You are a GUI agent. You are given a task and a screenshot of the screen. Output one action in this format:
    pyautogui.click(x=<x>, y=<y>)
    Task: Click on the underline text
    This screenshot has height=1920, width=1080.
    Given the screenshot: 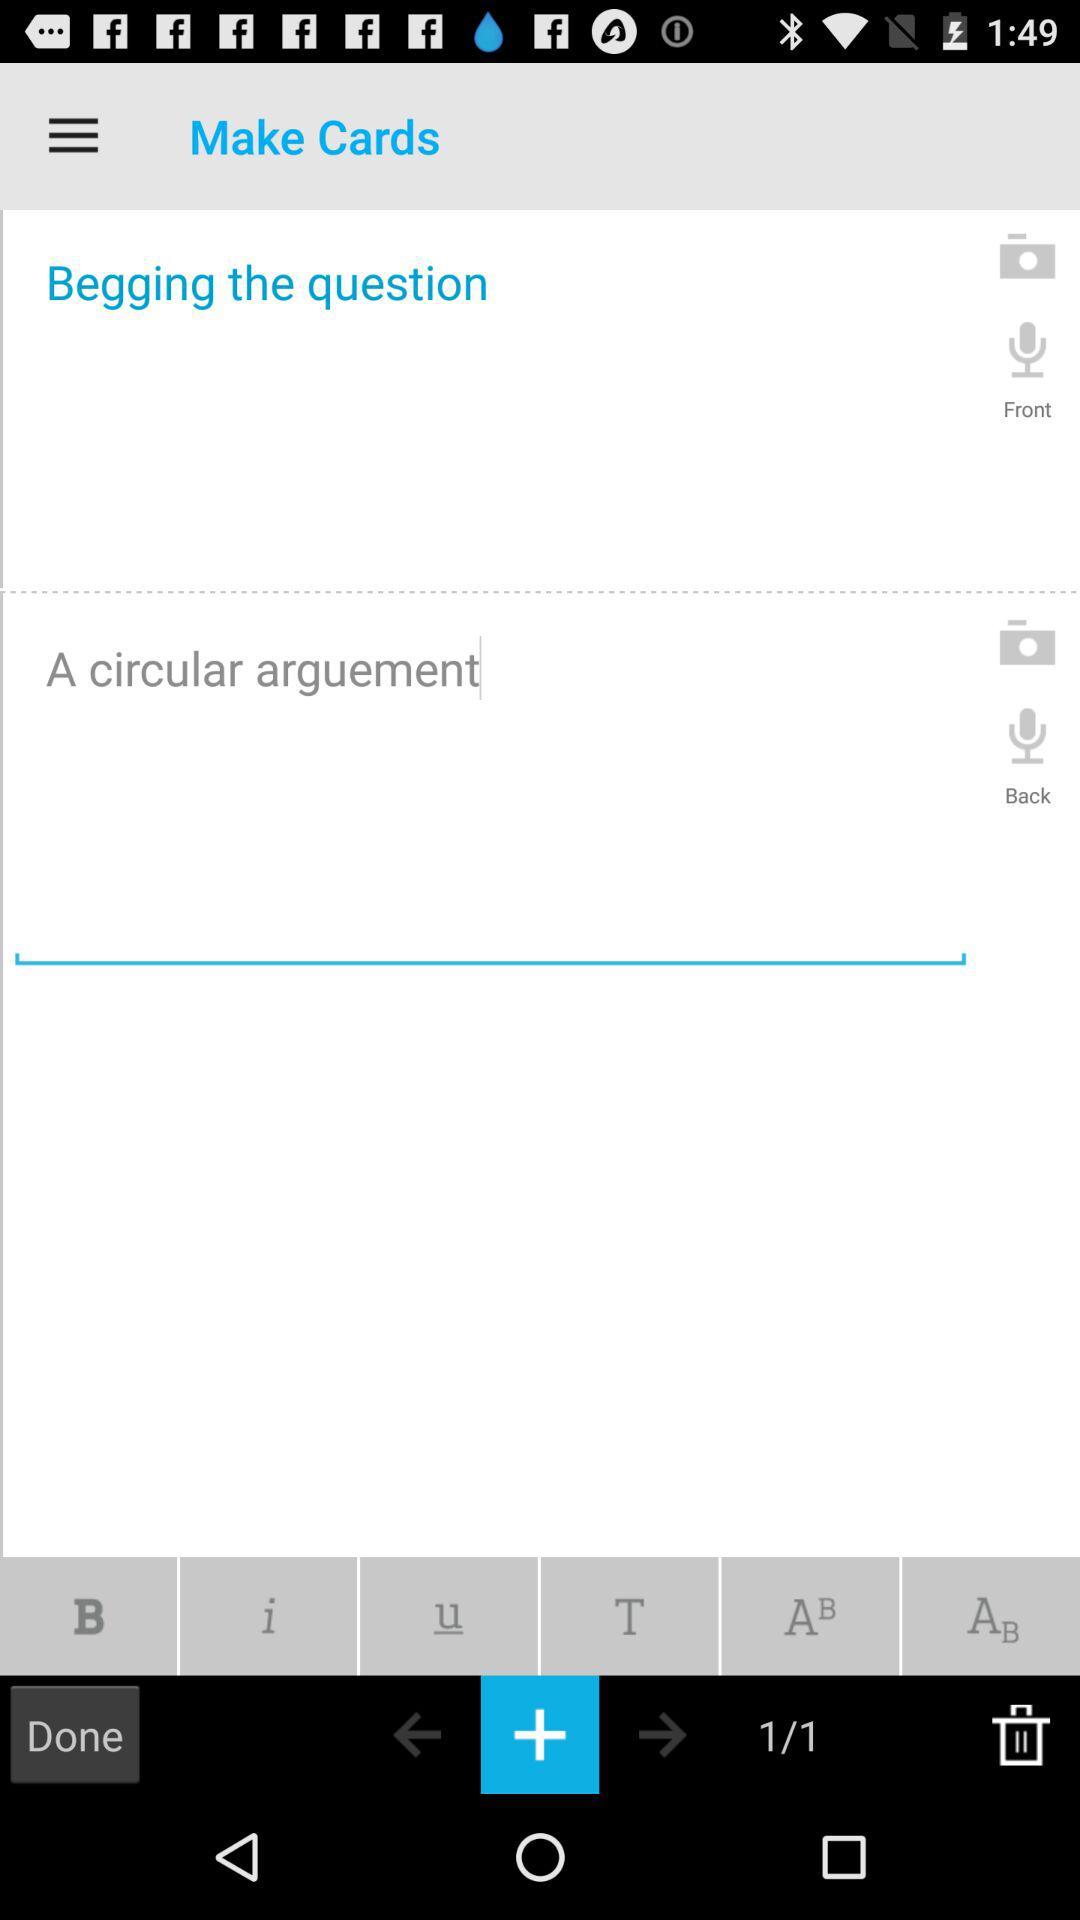 What is the action you would take?
    pyautogui.click(x=447, y=1616)
    